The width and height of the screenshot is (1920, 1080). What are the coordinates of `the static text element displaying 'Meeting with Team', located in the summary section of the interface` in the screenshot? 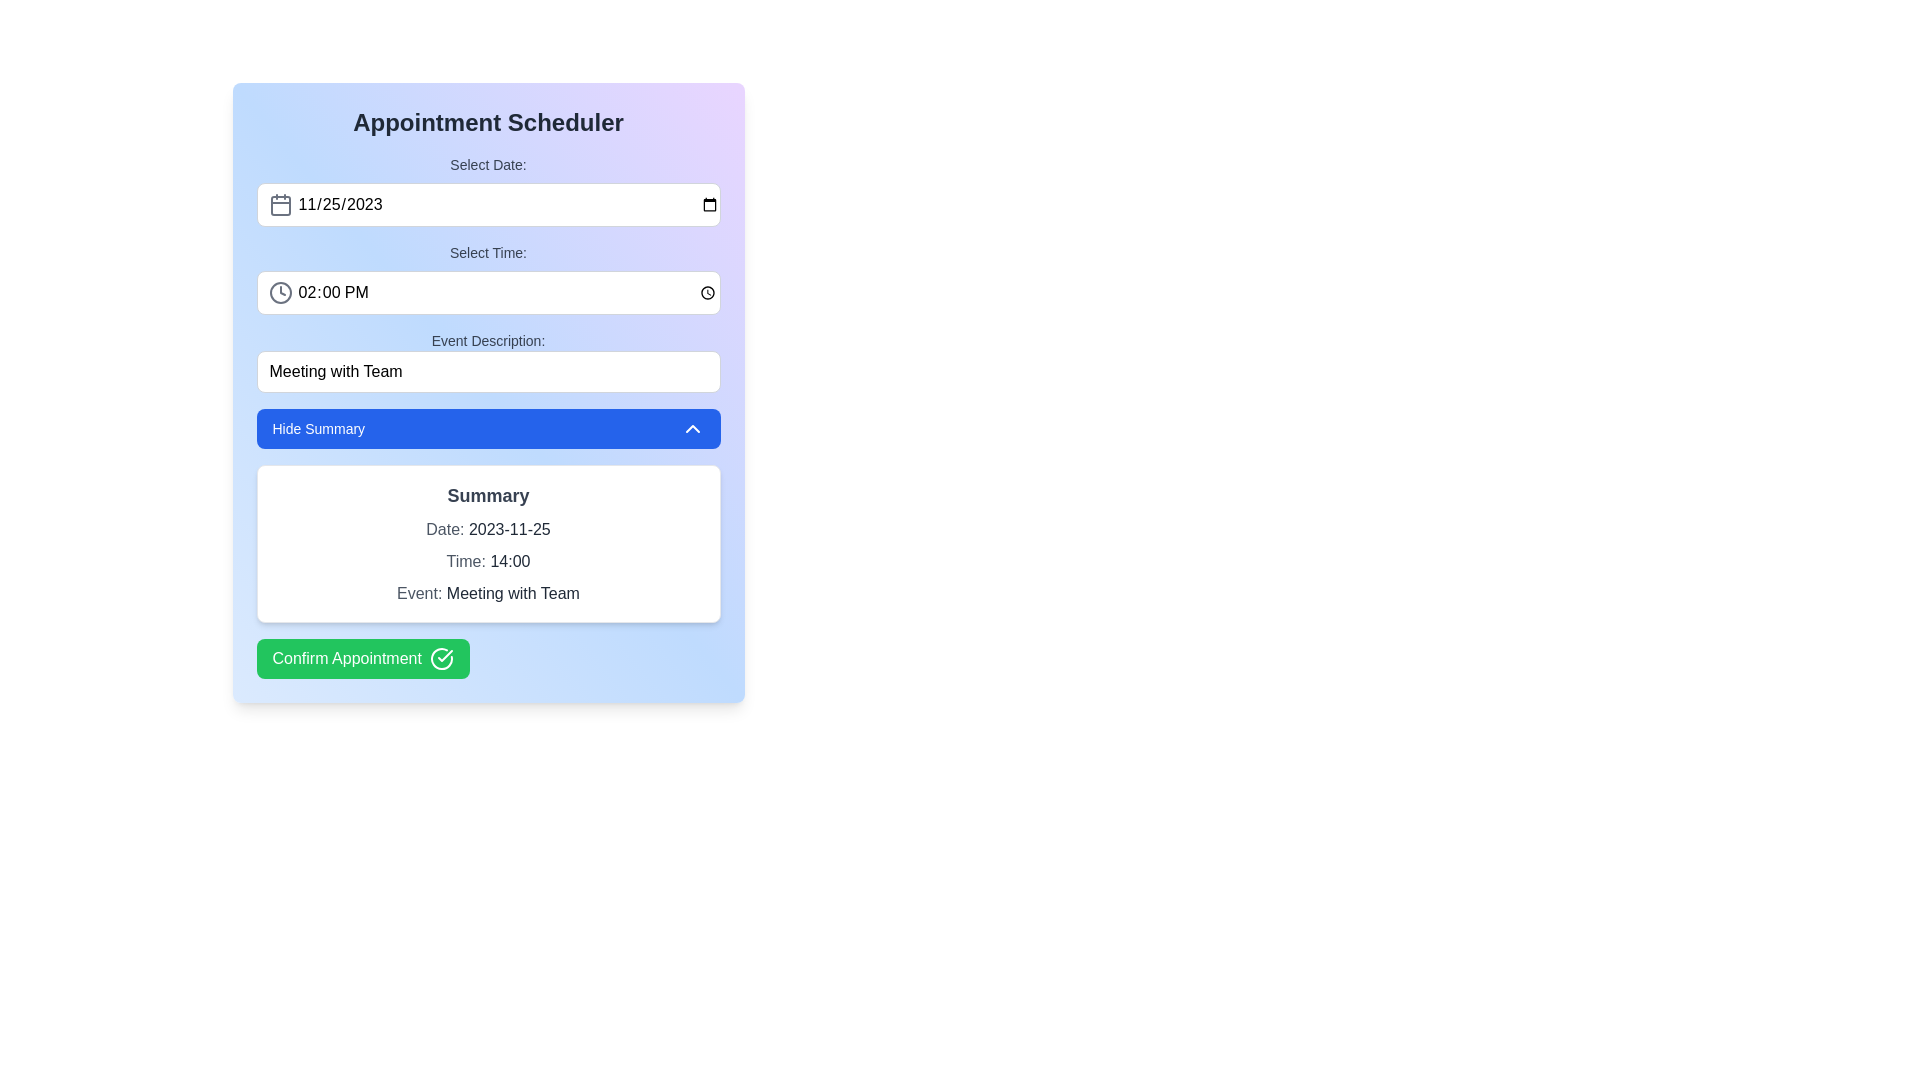 It's located at (513, 592).